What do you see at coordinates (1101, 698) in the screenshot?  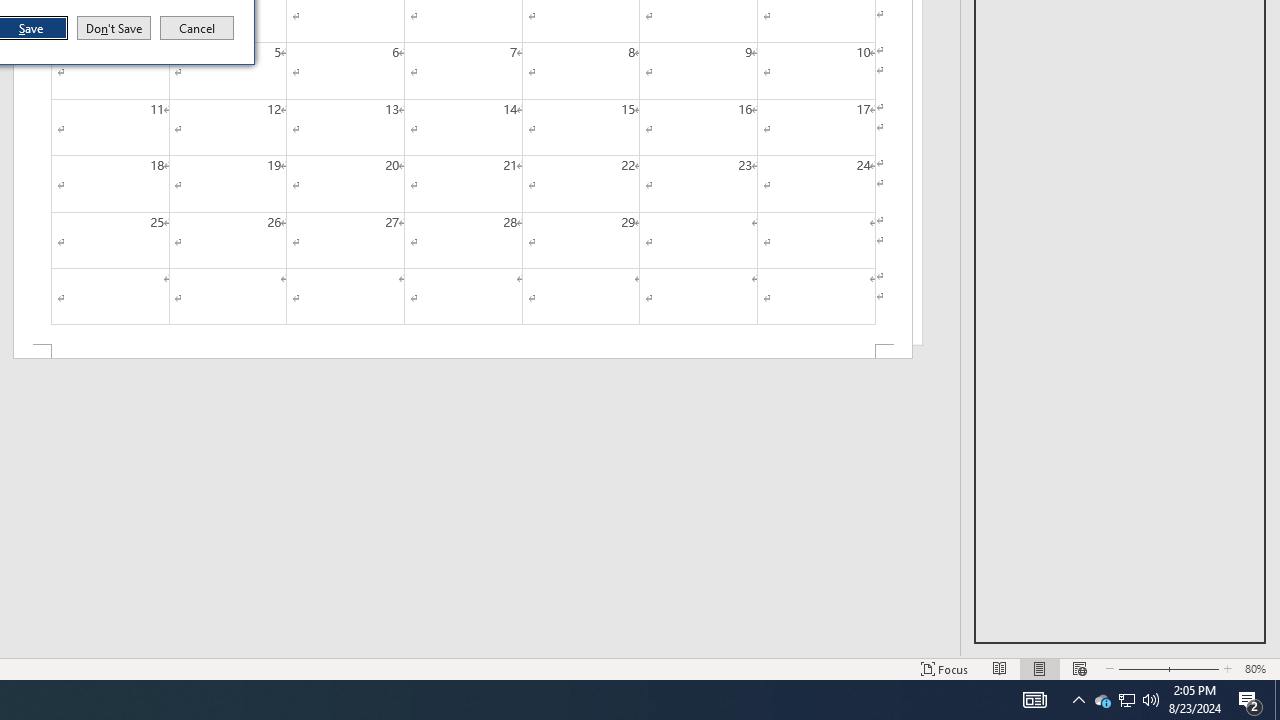 I see `'Q2790: 100%'` at bounding box center [1101, 698].